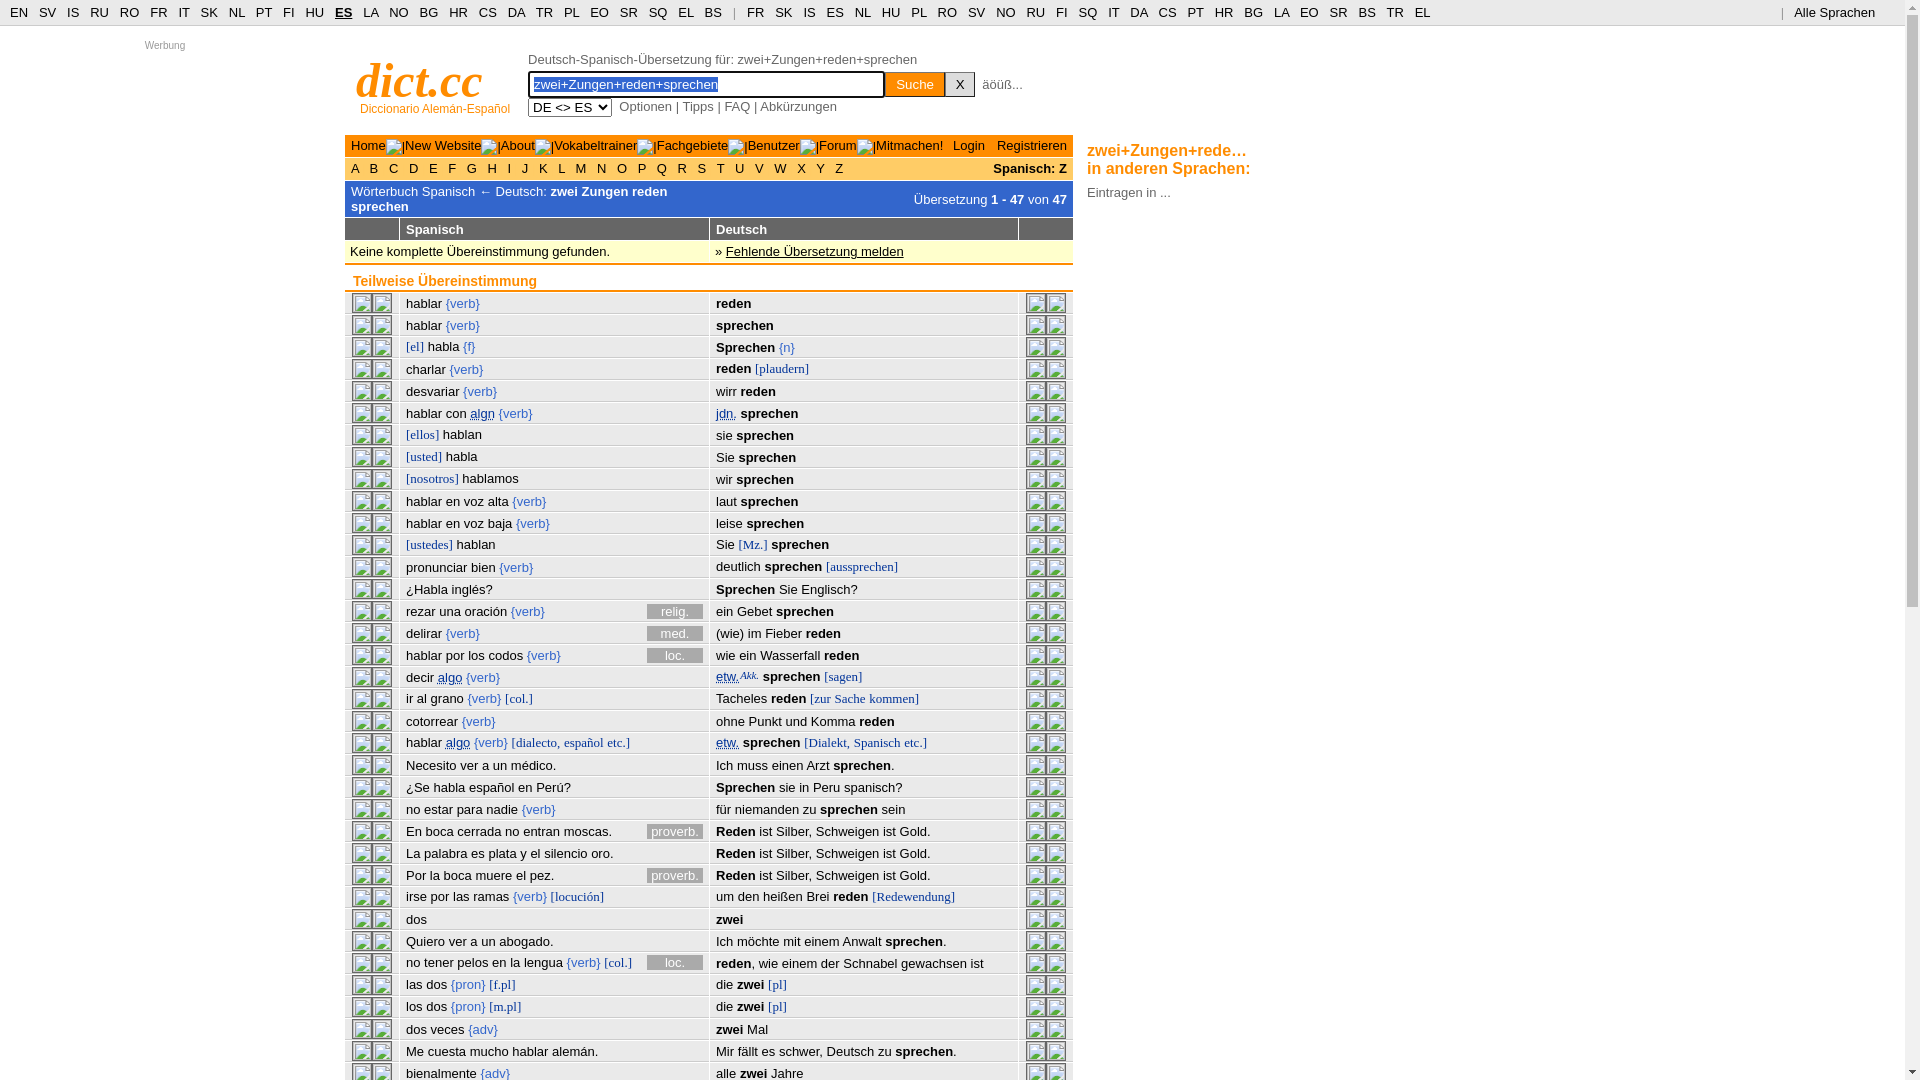 Image resolution: width=1920 pixels, height=1080 pixels. I want to click on 'Benutzer', so click(772, 144).